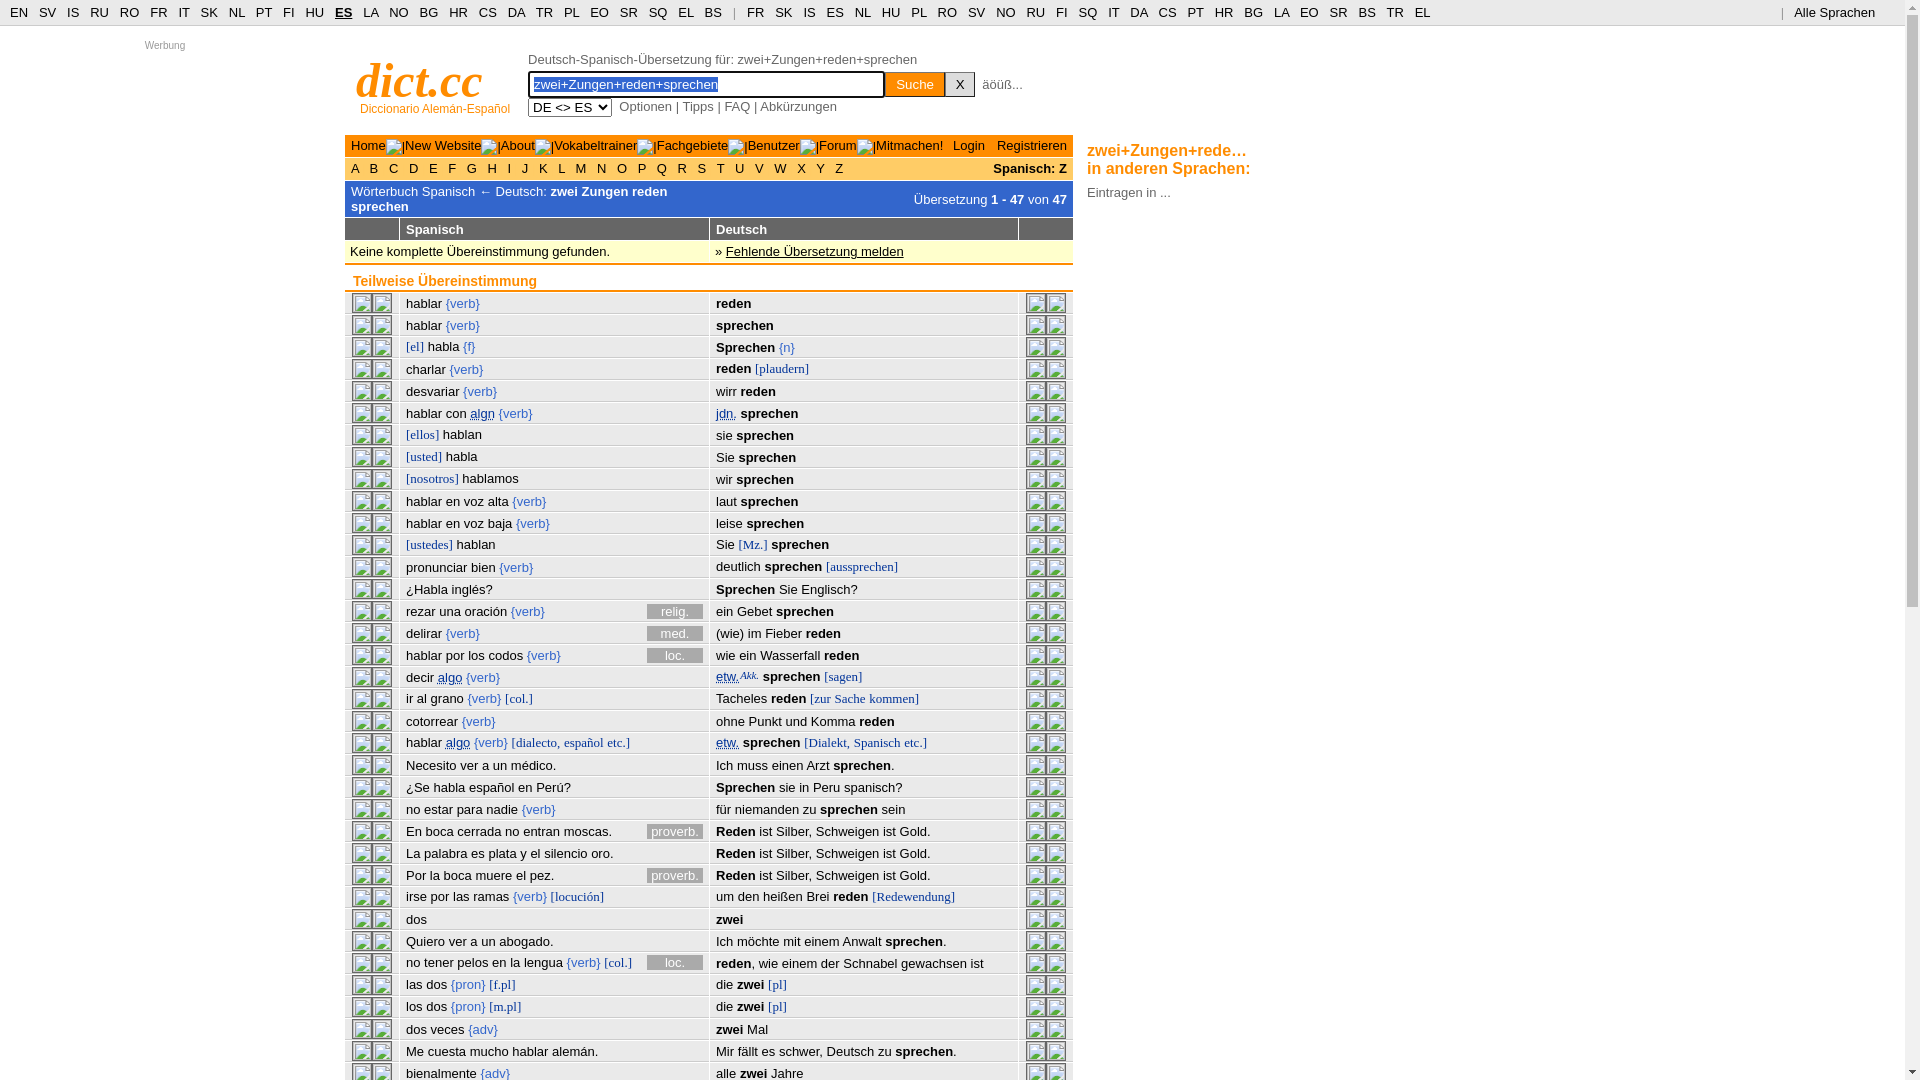 Image resolution: width=1920 pixels, height=1080 pixels. I want to click on 'Benutzer', so click(772, 144).